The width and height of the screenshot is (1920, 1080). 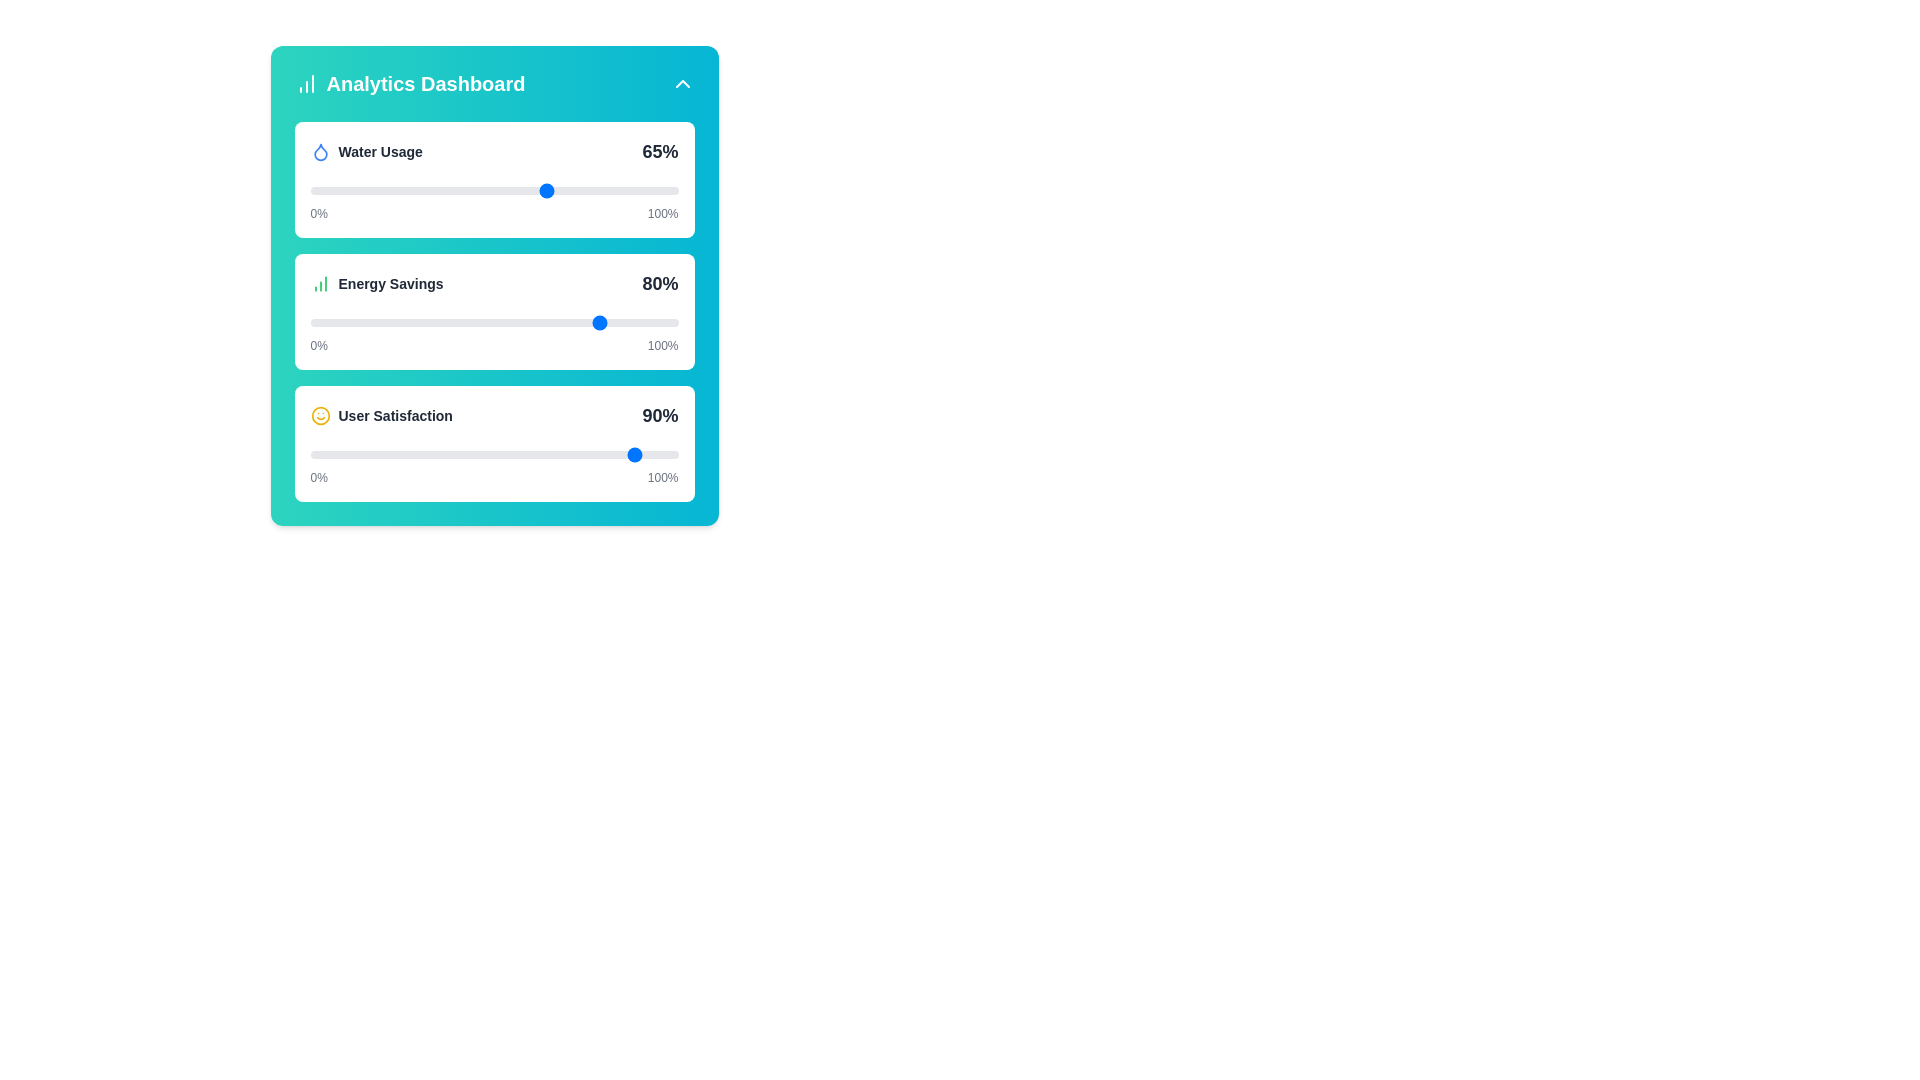 I want to click on the analytics icon located to the left of the 'Analytics Dashboard' header, which serves as a visual indicator for the section, so click(x=305, y=83).